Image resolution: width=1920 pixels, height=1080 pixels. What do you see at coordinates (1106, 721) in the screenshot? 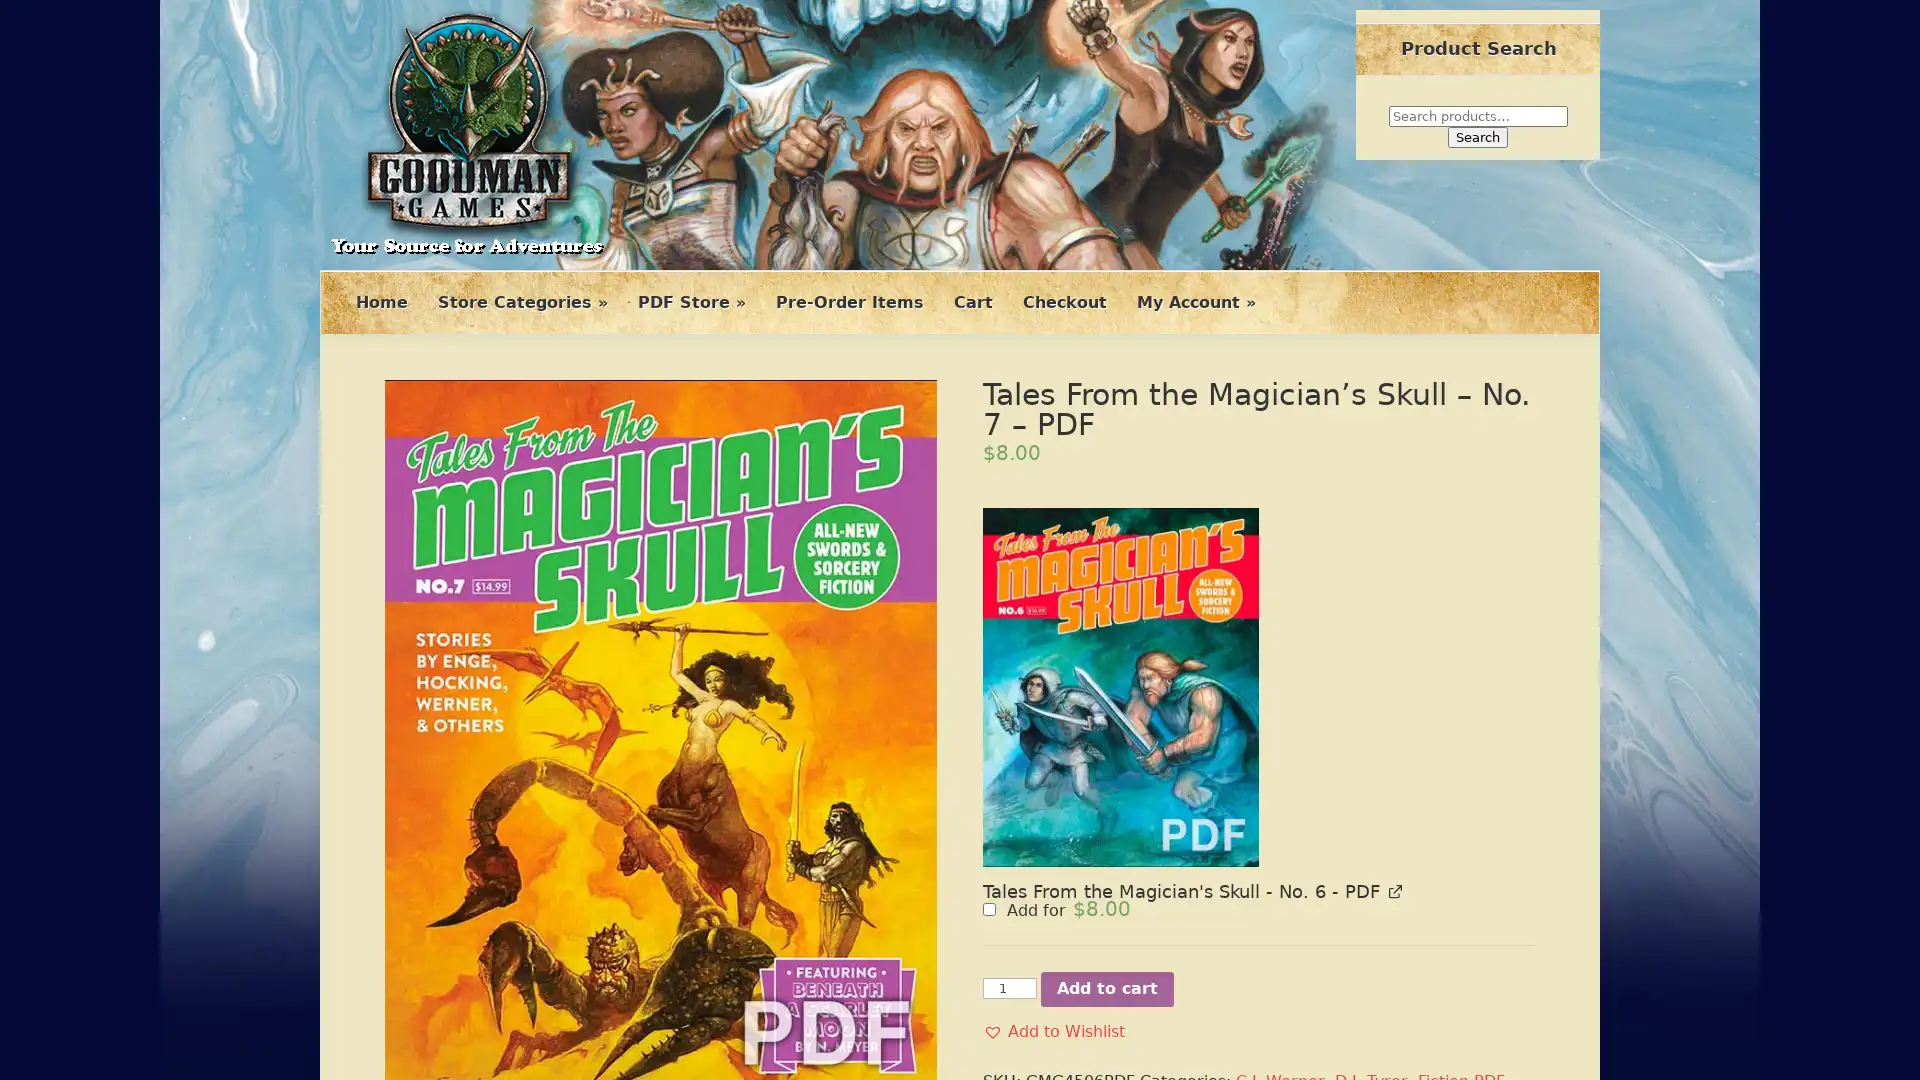
I see `Add to cart` at bounding box center [1106, 721].